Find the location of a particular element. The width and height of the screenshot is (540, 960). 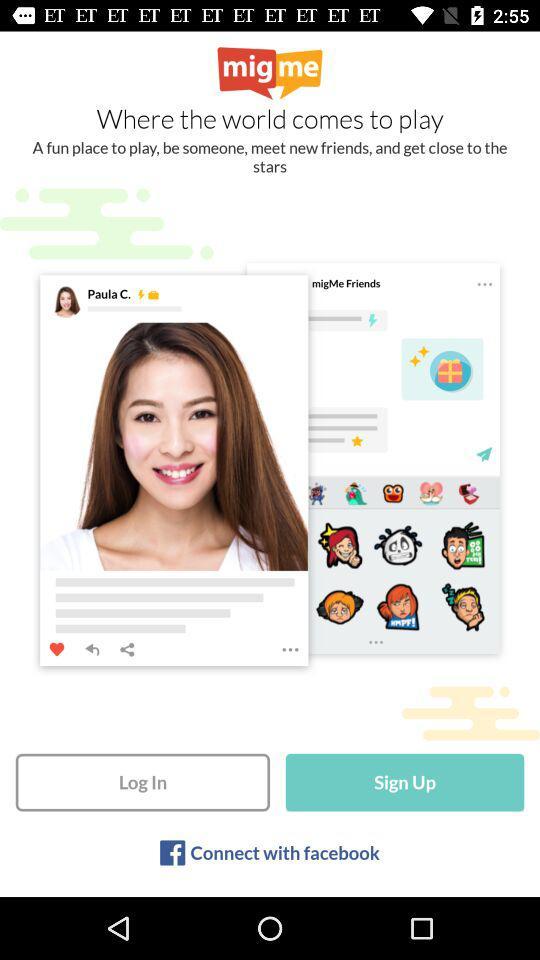

icon next to sign up icon is located at coordinates (141, 782).